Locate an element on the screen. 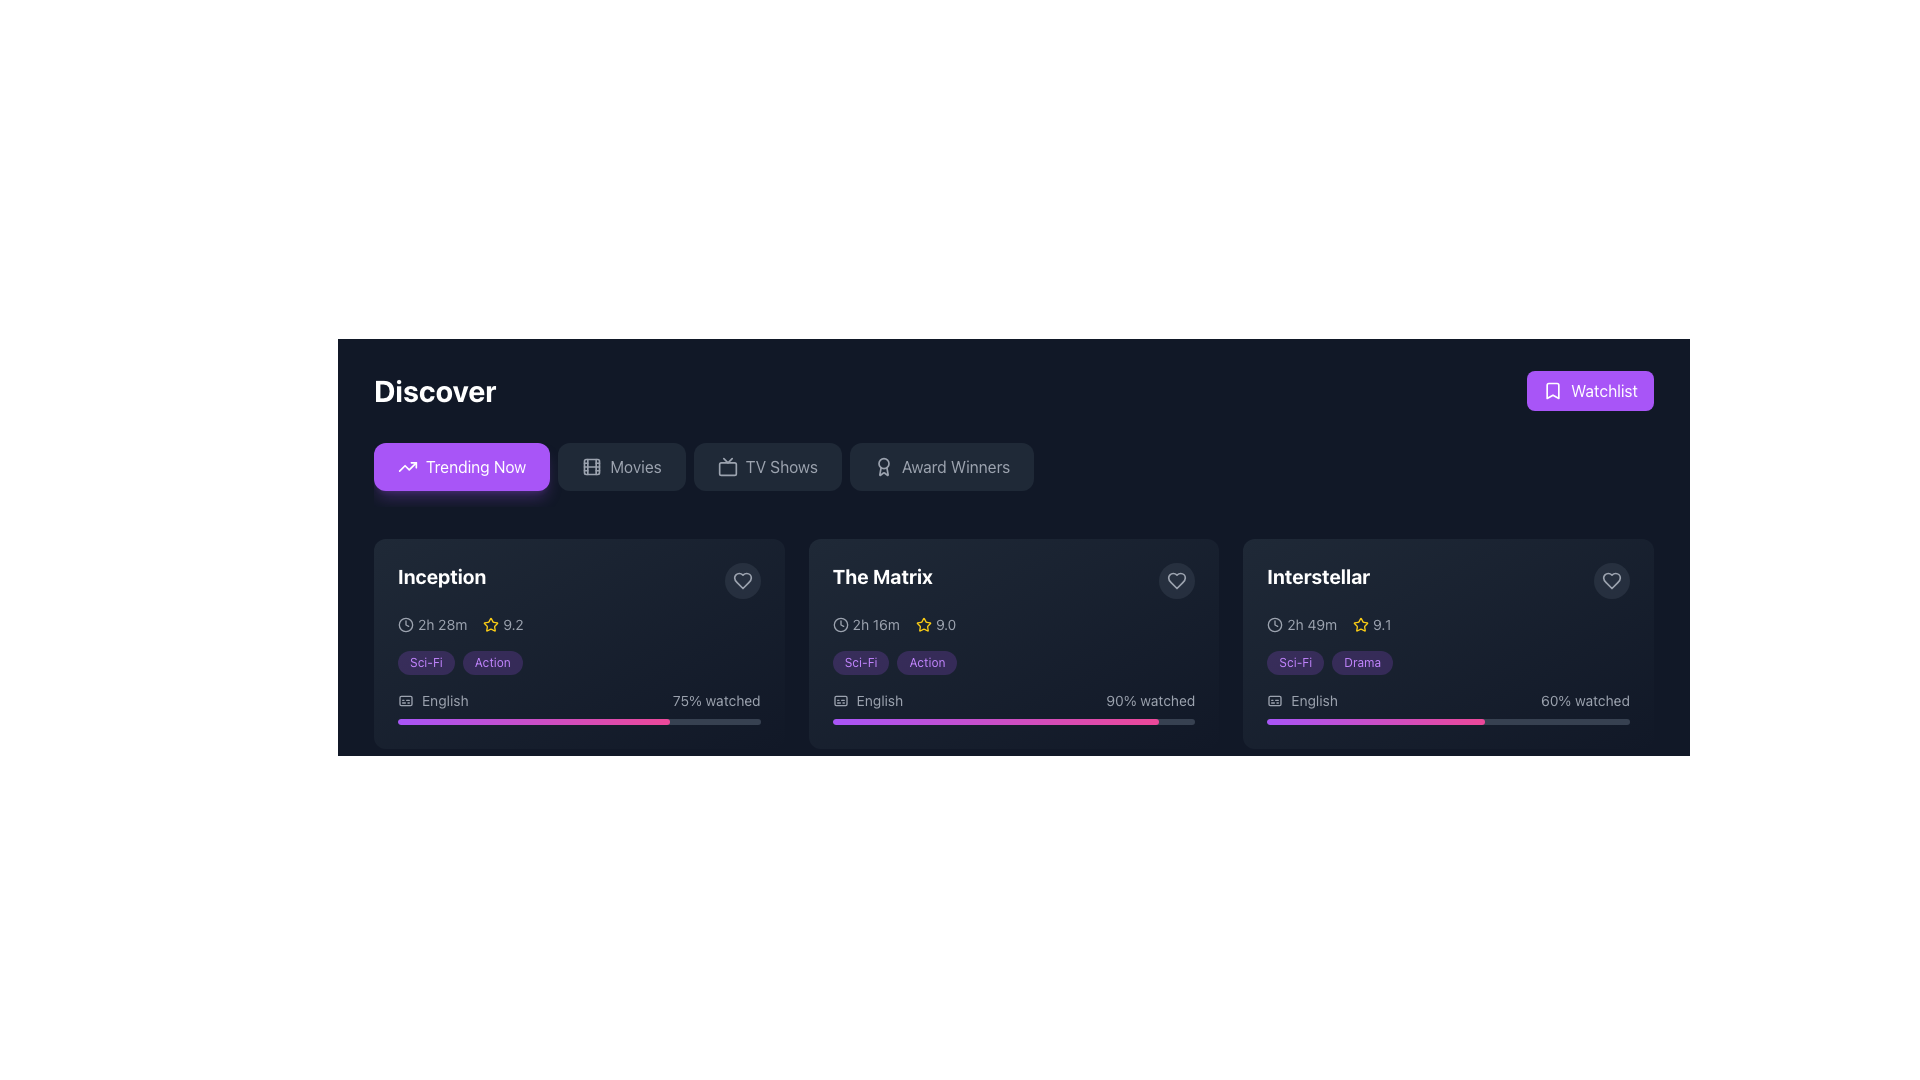 This screenshot has height=1080, width=1920. the bookmark icon located to the left of the 'Watchlist' button at the top-right corner of the interface is located at coordinates (1552, 390).